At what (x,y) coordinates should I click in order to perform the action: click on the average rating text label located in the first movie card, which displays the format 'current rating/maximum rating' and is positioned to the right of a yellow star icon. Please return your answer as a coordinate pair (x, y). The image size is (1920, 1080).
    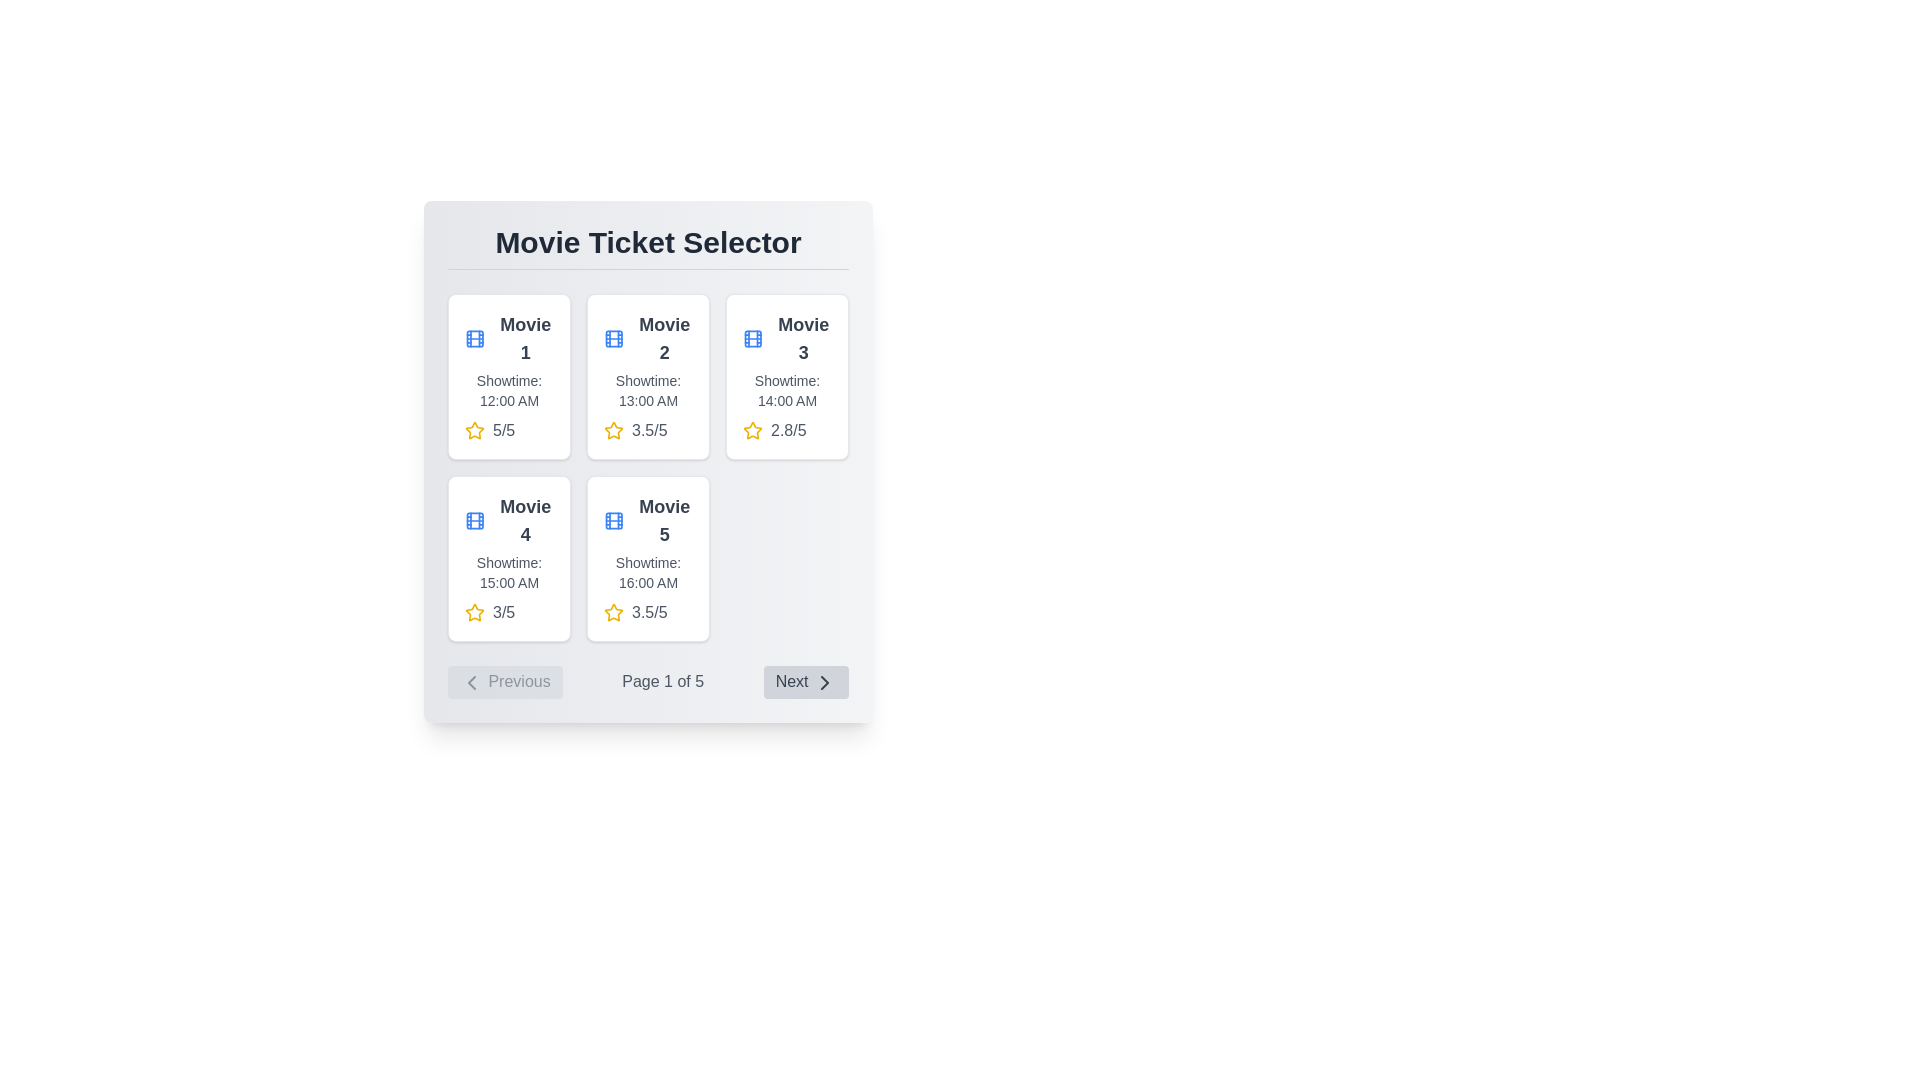
    Looking at the image, I should click on (504, 430).